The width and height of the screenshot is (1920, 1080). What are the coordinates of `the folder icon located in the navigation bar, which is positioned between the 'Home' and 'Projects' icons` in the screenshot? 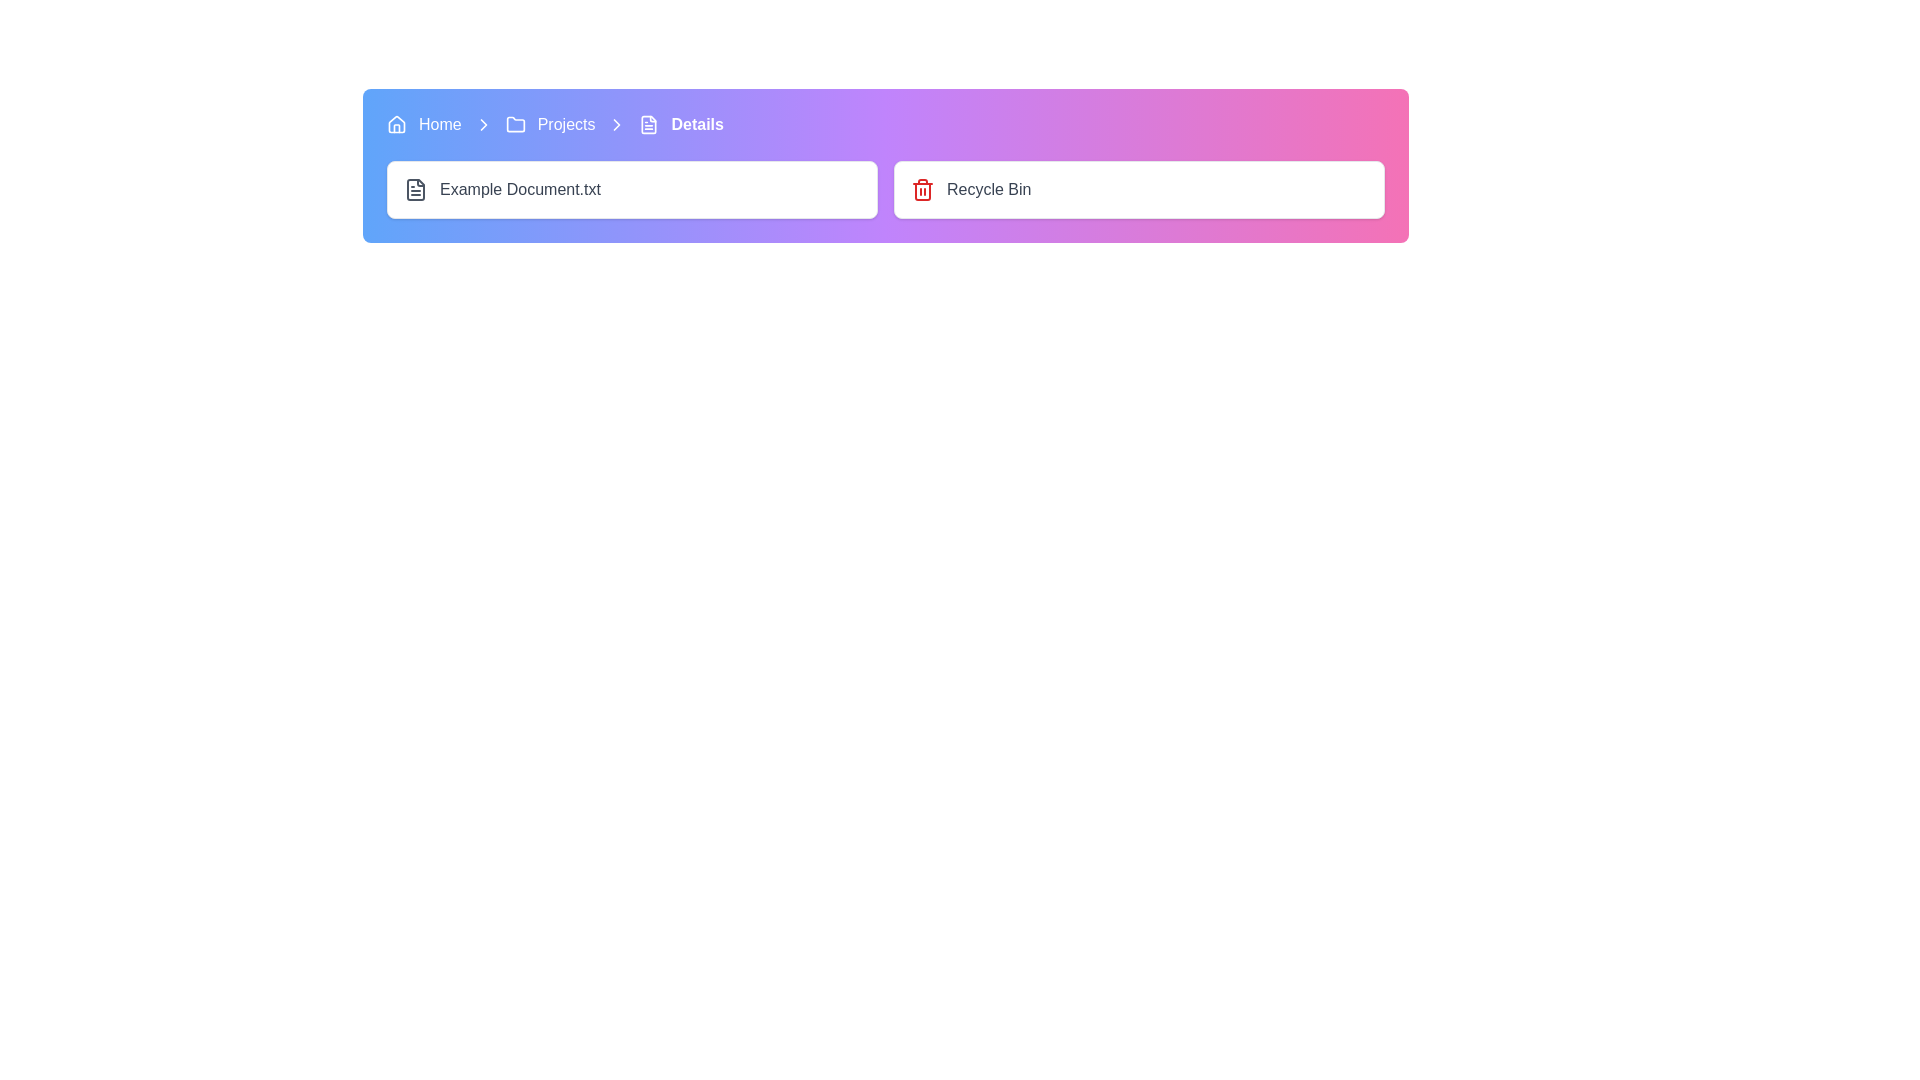 It's located at (515, 124).